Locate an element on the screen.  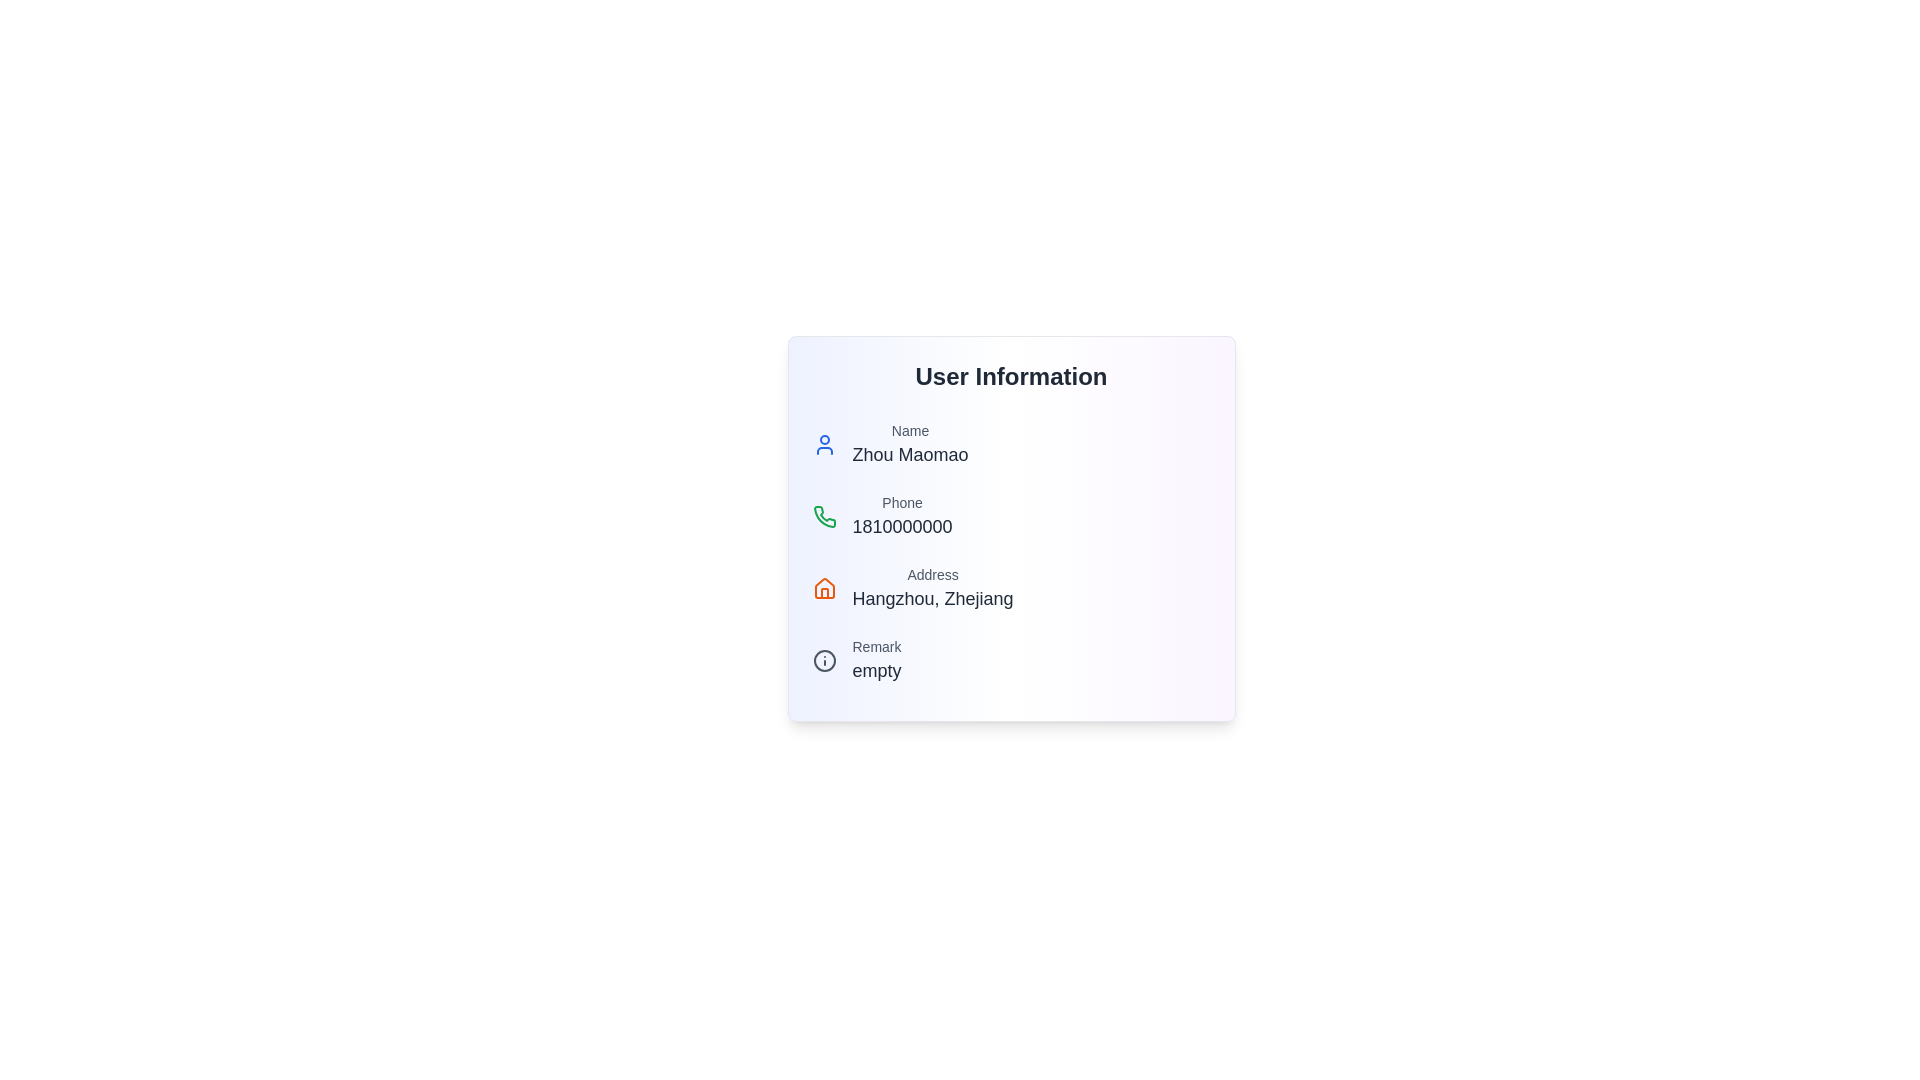
displayed information from the Text Label and Content Pair showing 'Name' and 'Zhou Maomao', located within the 'User Information' card is located at coordinates (909, 443).